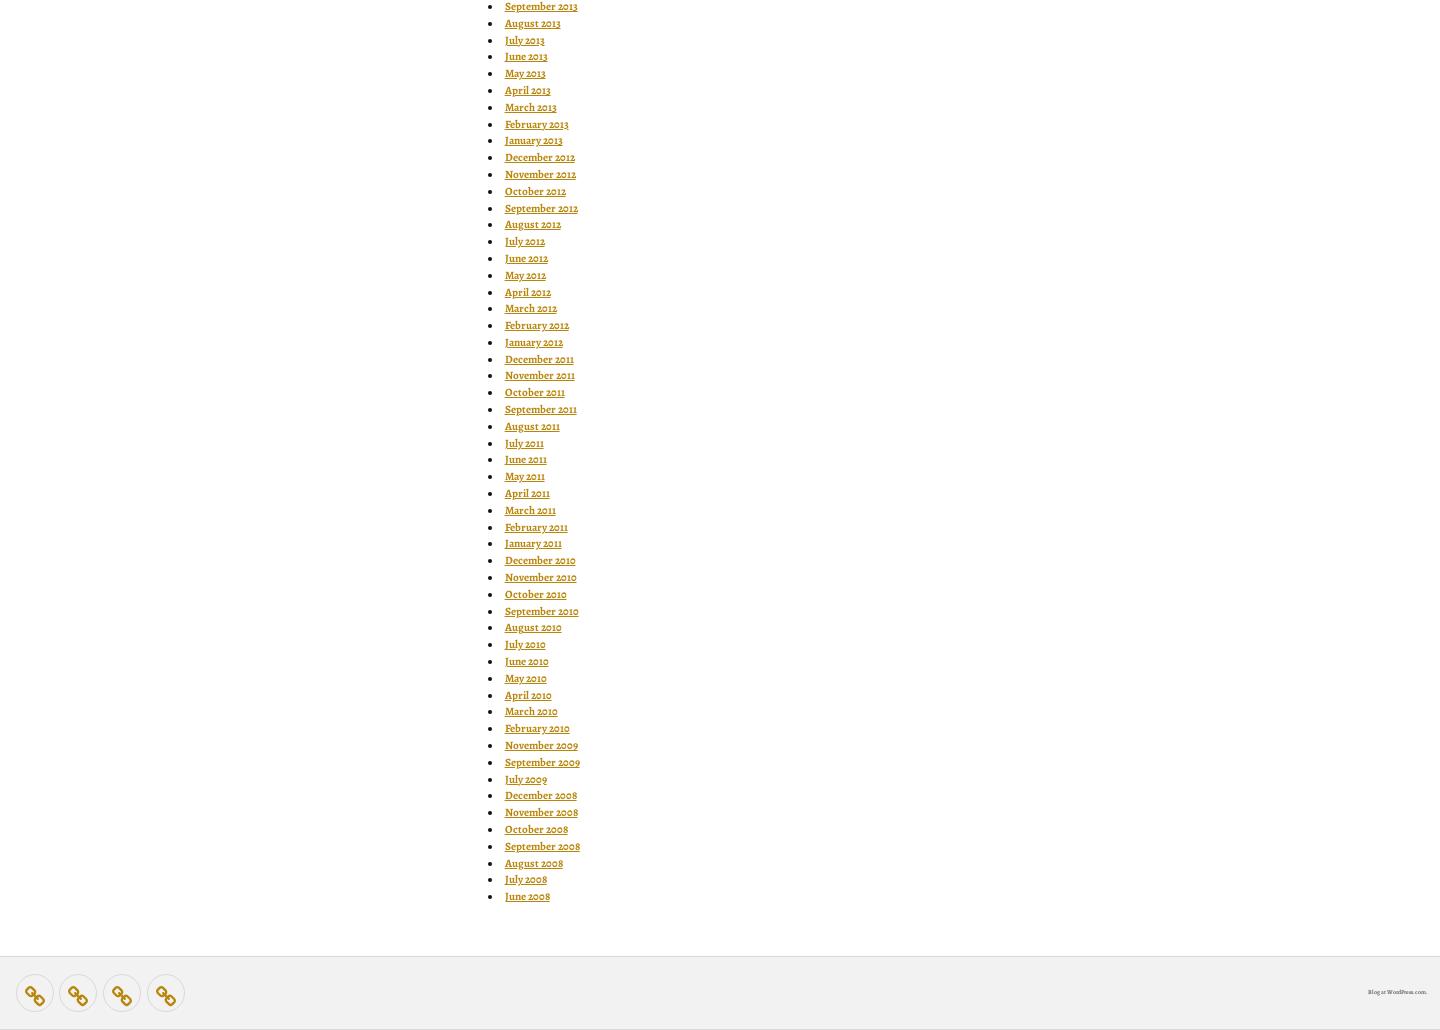 This screenshot has width=1440, height=1030. I want to click on 'February 2012', so click(534, 324).